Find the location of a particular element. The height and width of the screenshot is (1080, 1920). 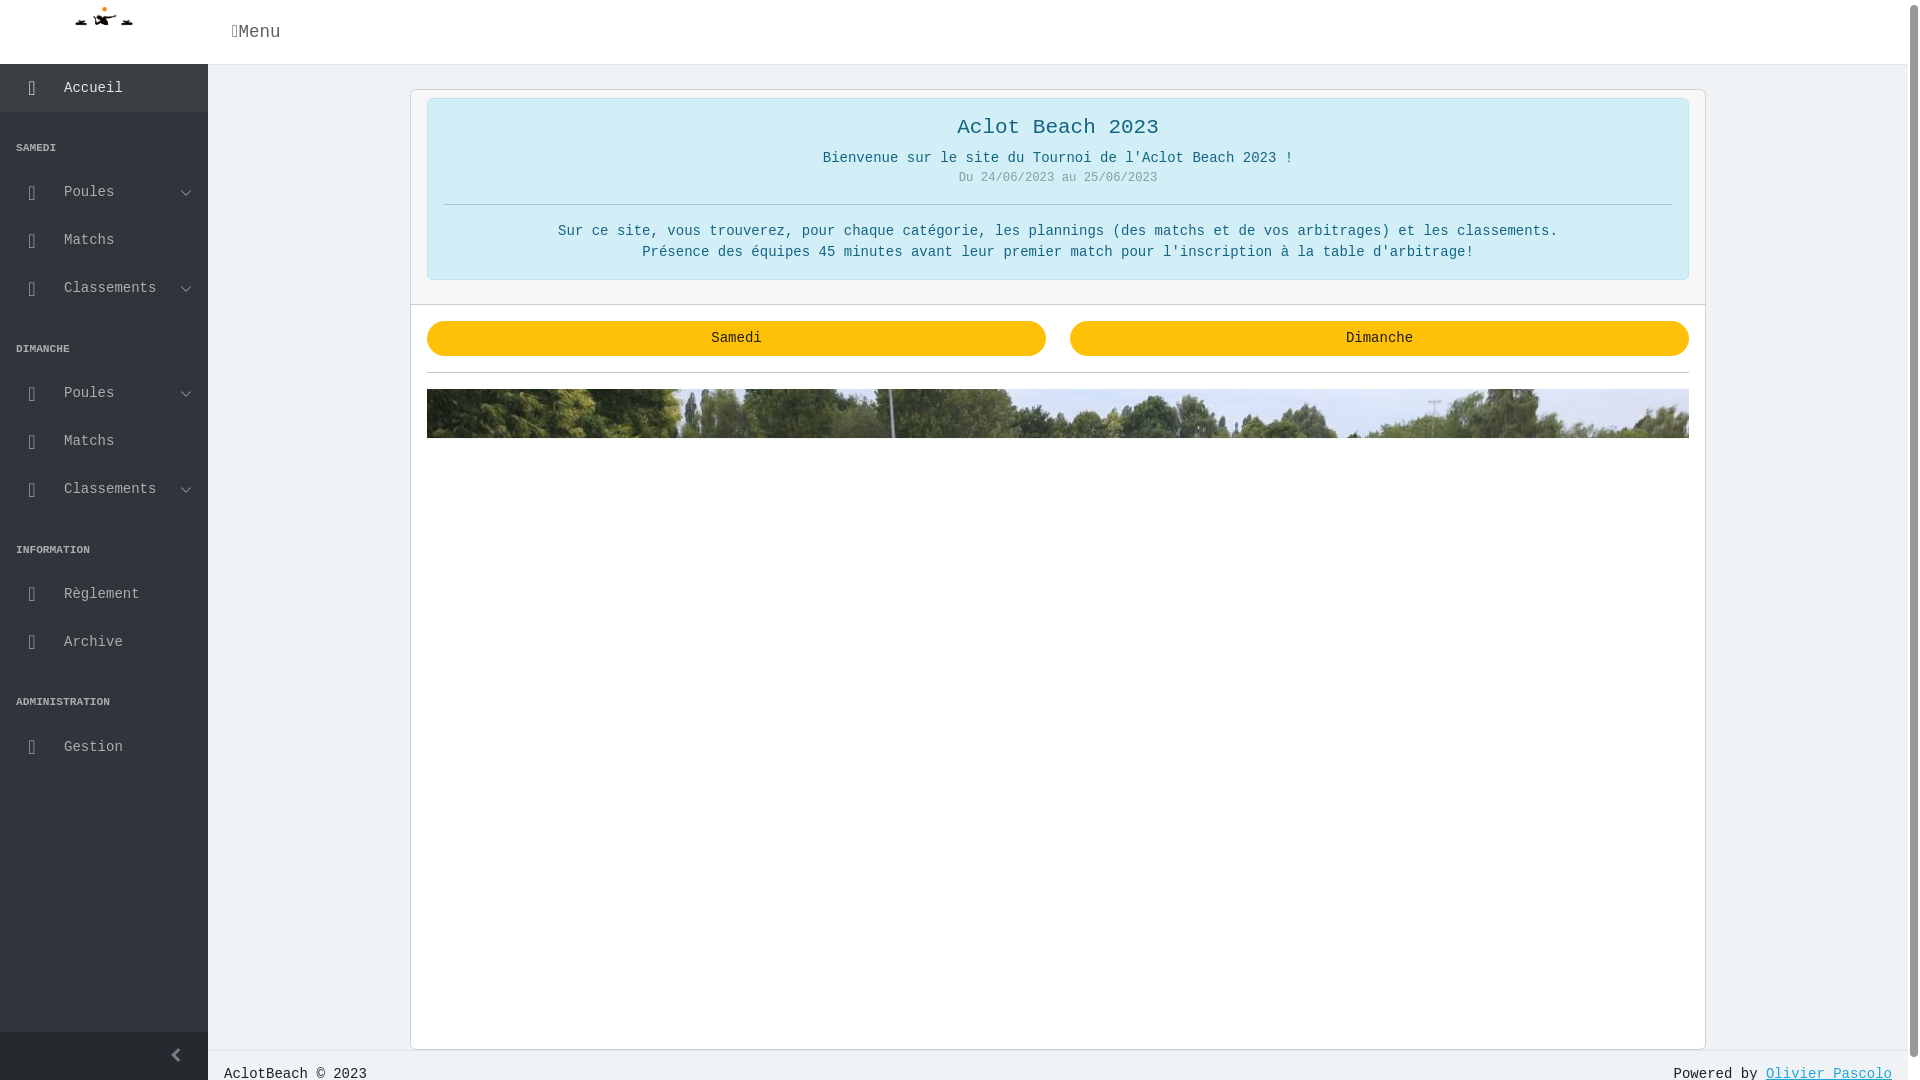

'Accueil' is located at coordinates (103, 87).